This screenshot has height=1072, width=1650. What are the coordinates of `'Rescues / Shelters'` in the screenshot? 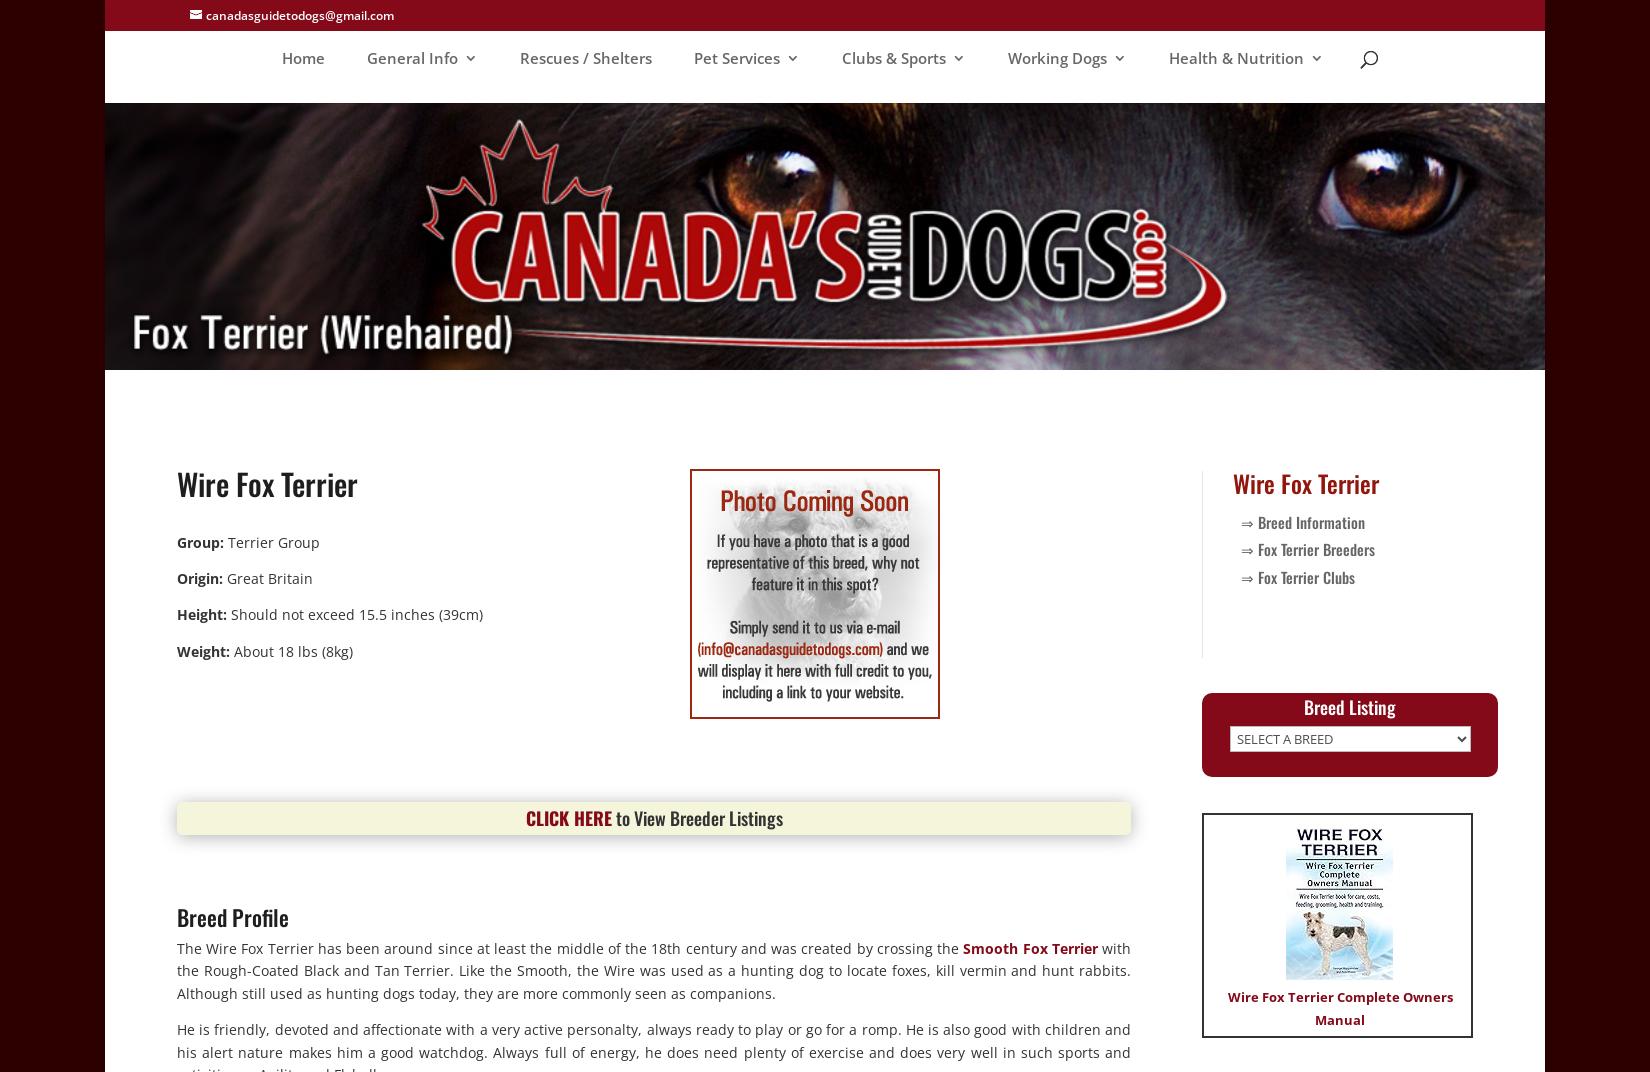 It's located at (585, 56).